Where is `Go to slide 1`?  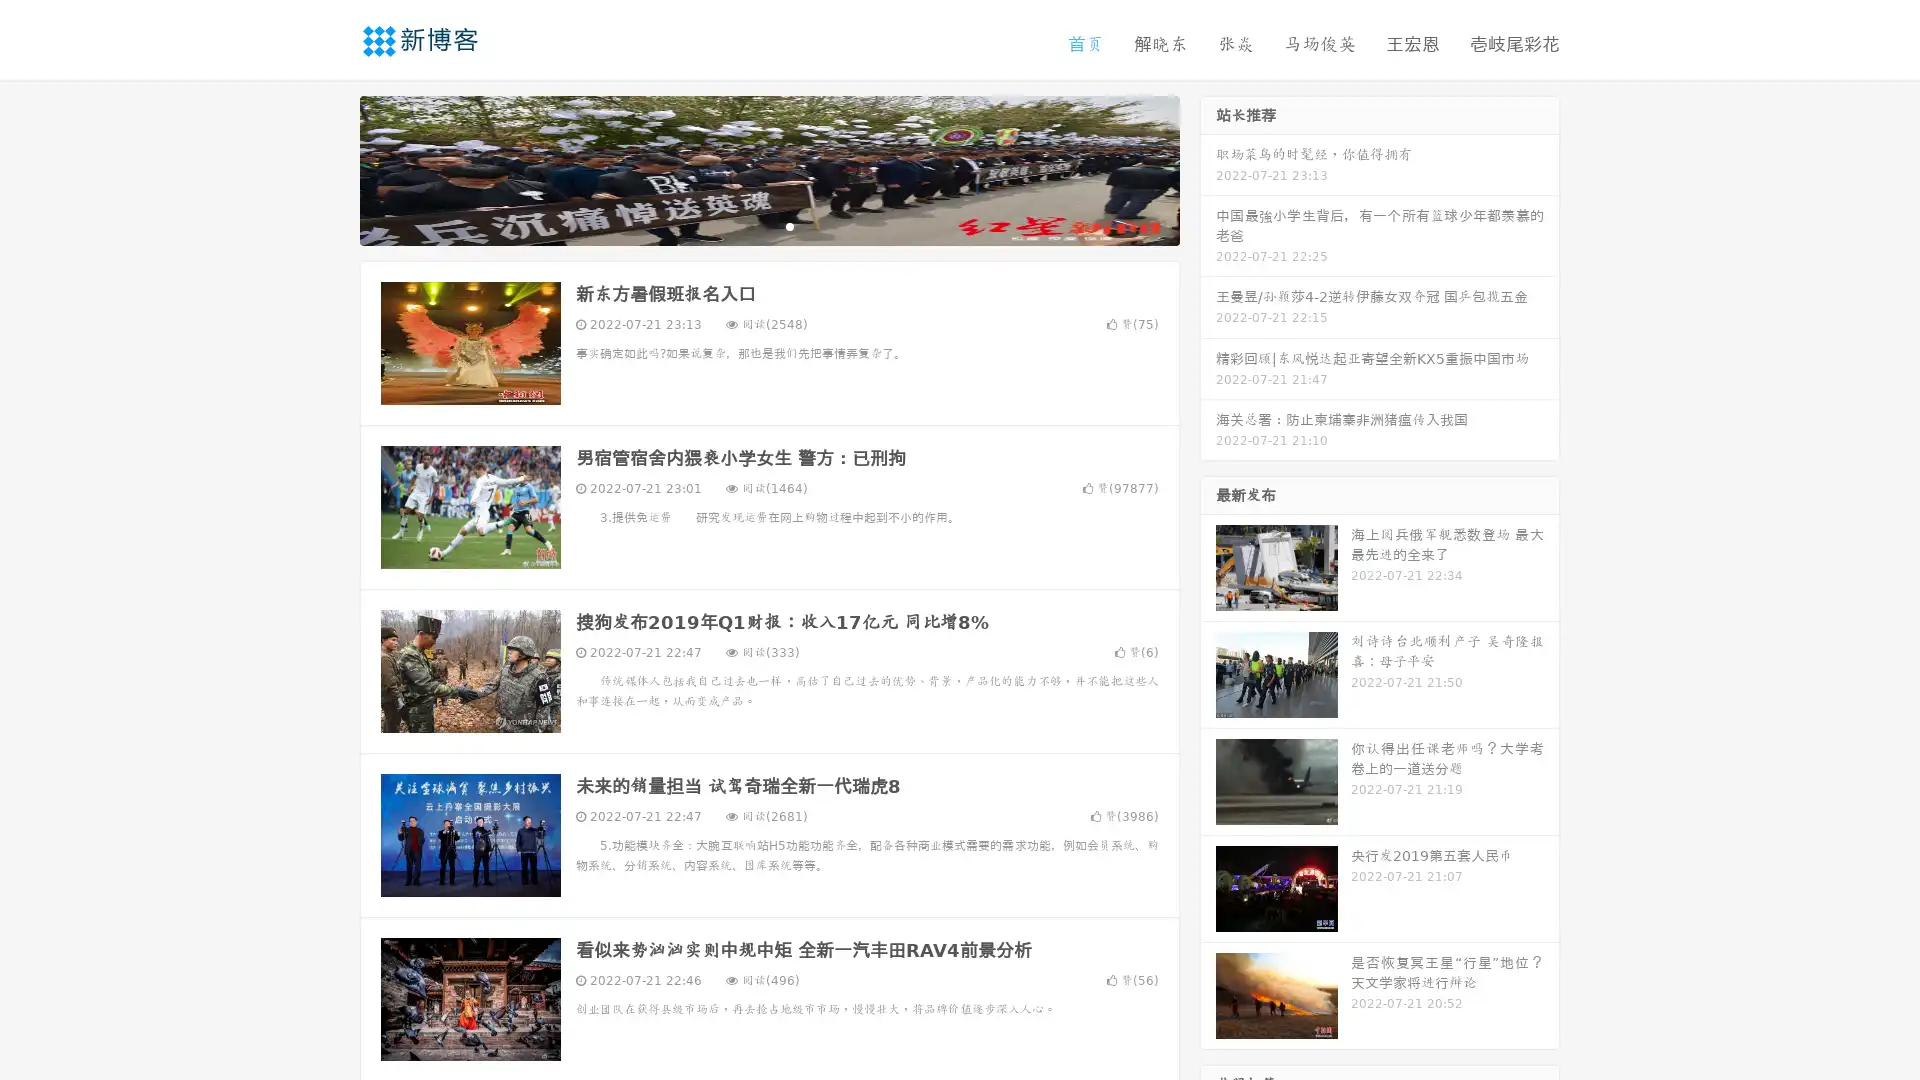 Go to slide 1 is located at coordinates (748, 225).